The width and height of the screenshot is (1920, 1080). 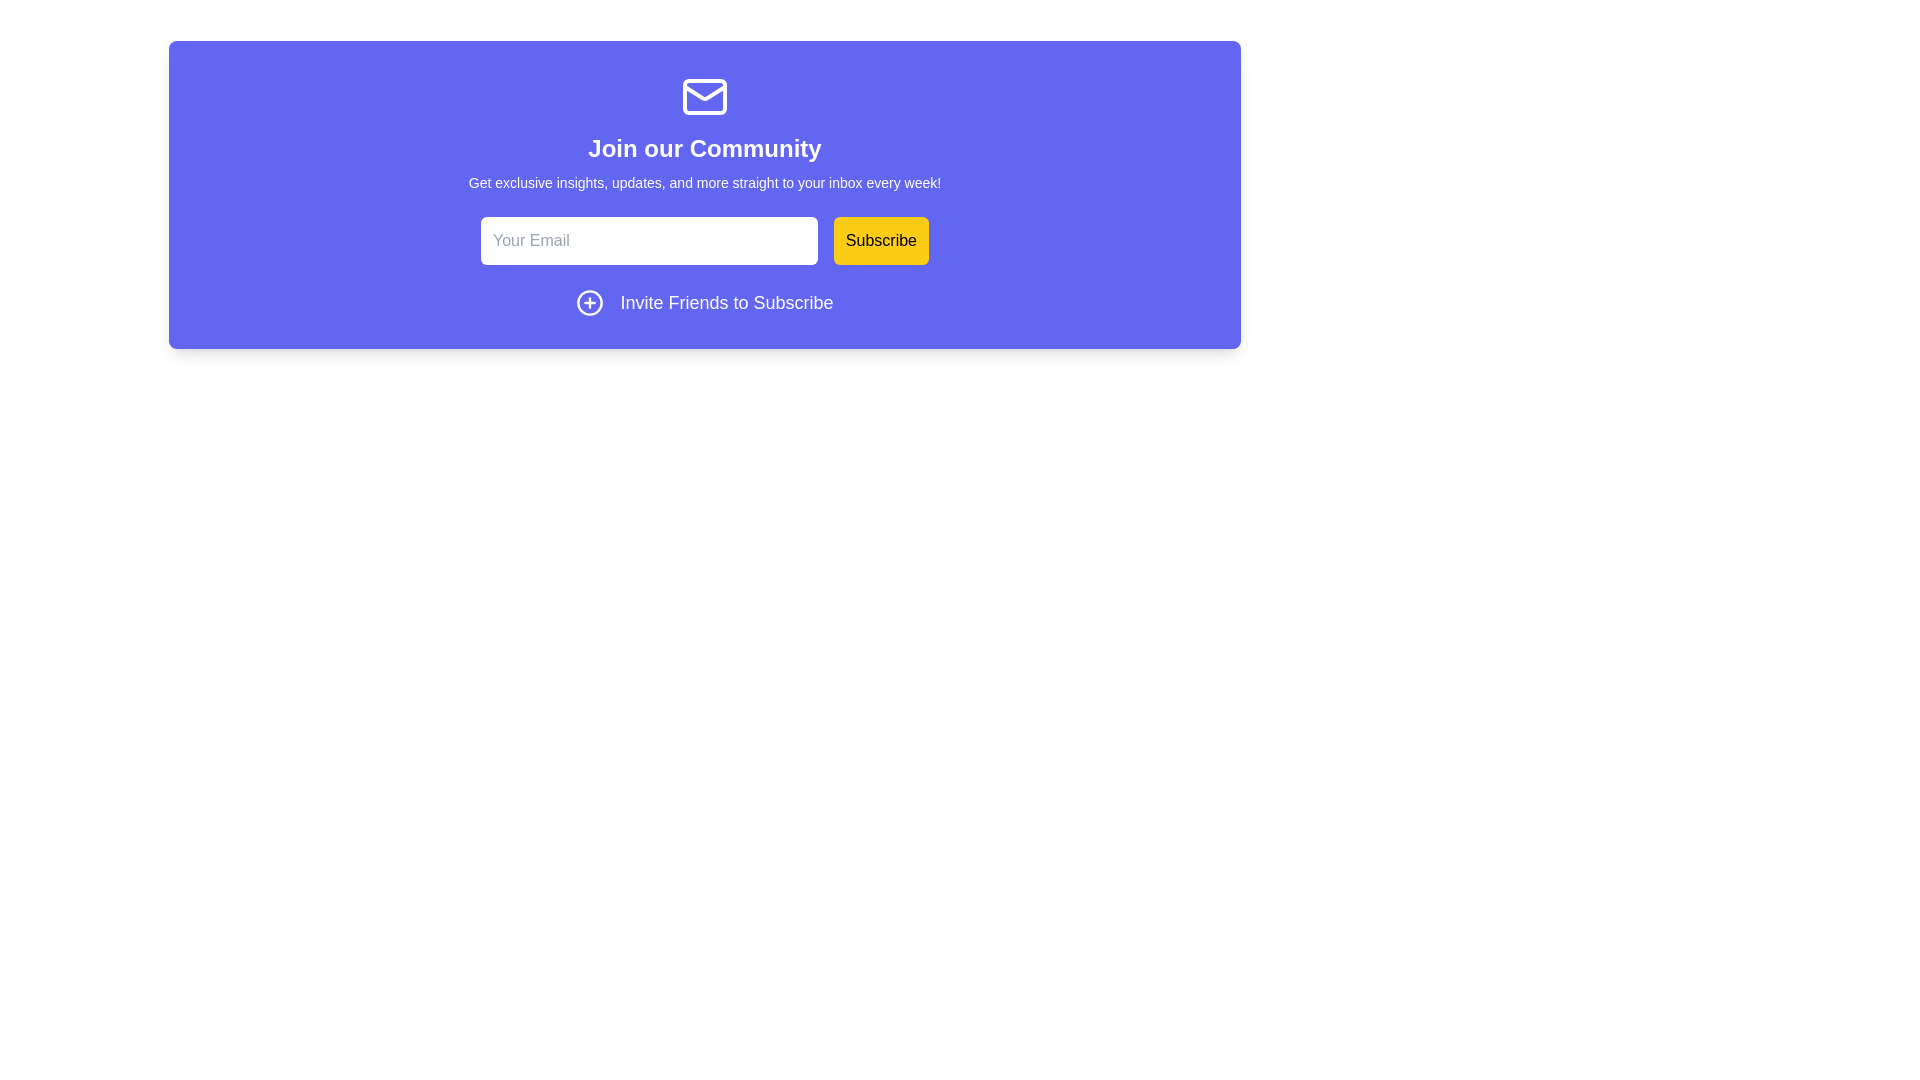 What do you see at coordinates (725, 303) in the screenshot?
I see `text label displaying 'Invite Friends to Subscribe' located below the email subscription input field and button` at bounding box center [725, 303].